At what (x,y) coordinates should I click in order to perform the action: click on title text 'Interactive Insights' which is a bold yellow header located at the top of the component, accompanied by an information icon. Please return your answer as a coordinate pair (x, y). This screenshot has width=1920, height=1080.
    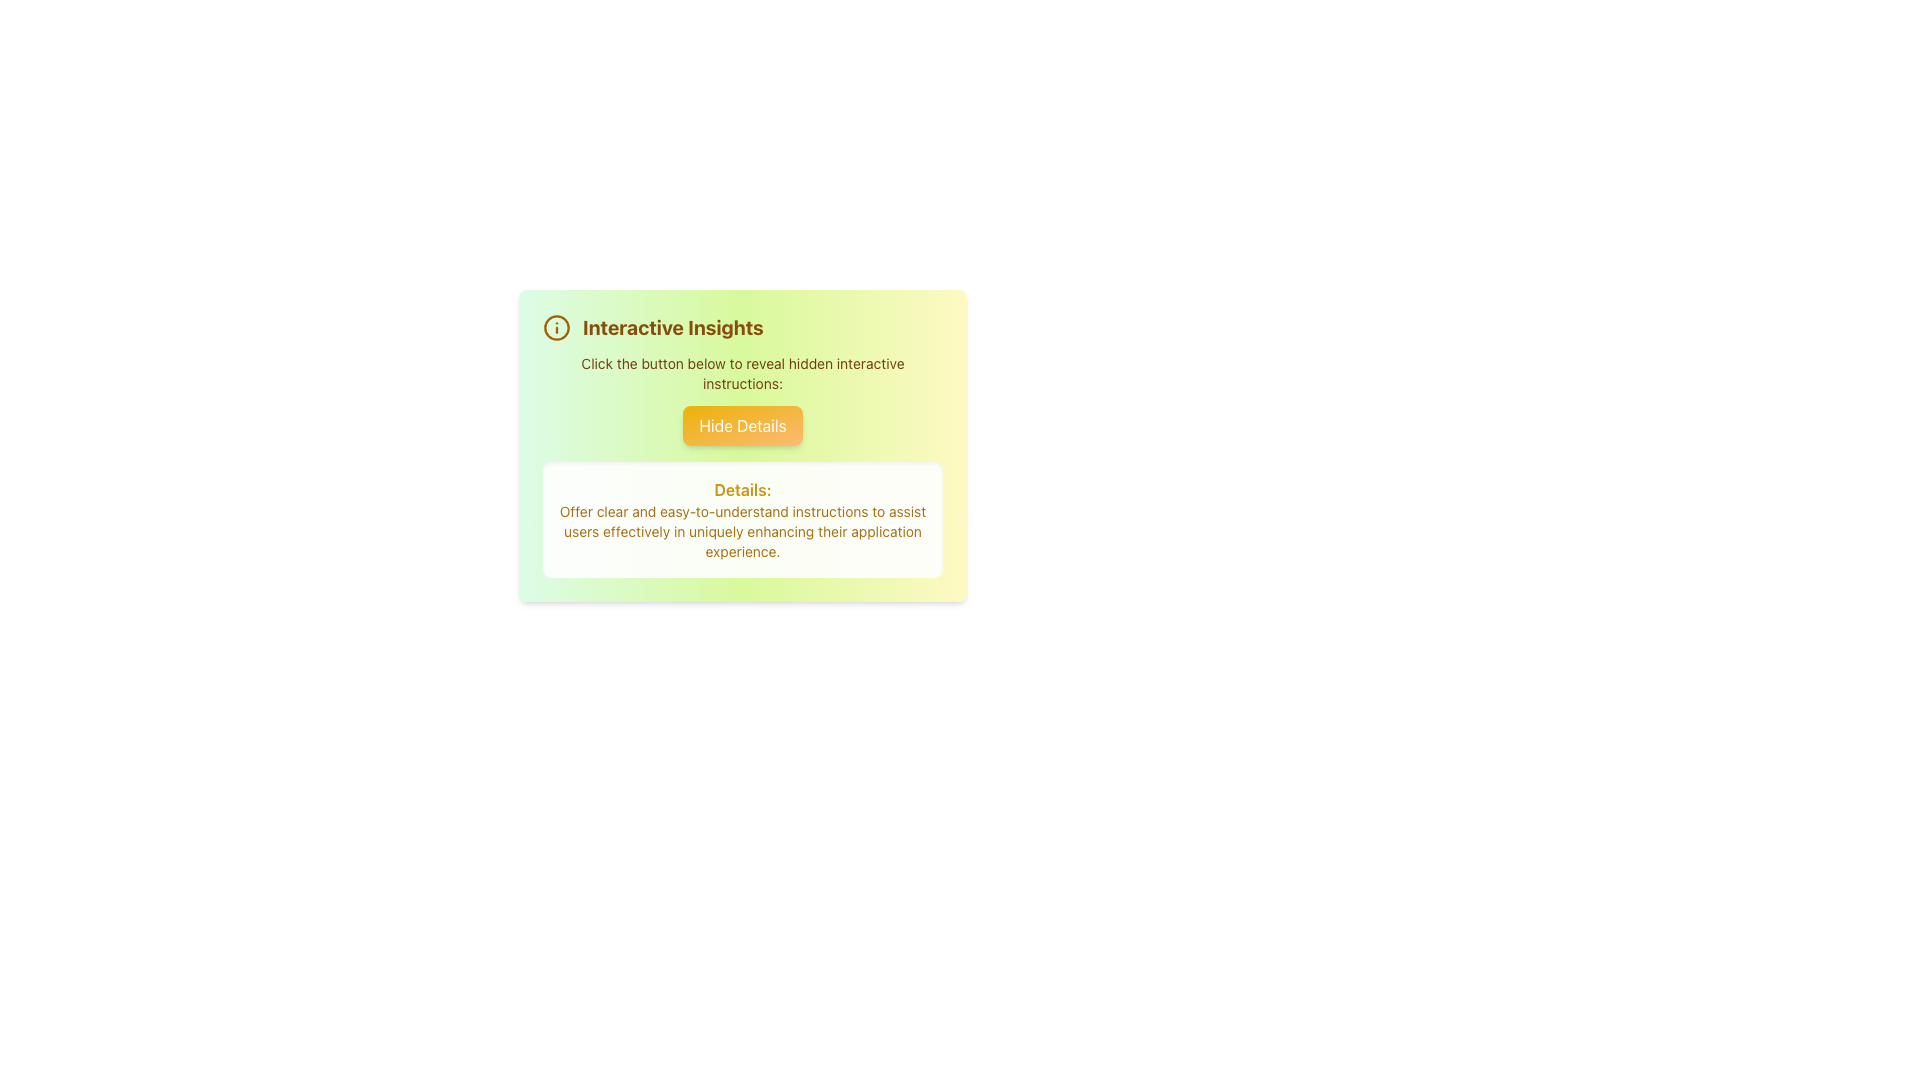
    Looking at the image, I should click on (742, 326).